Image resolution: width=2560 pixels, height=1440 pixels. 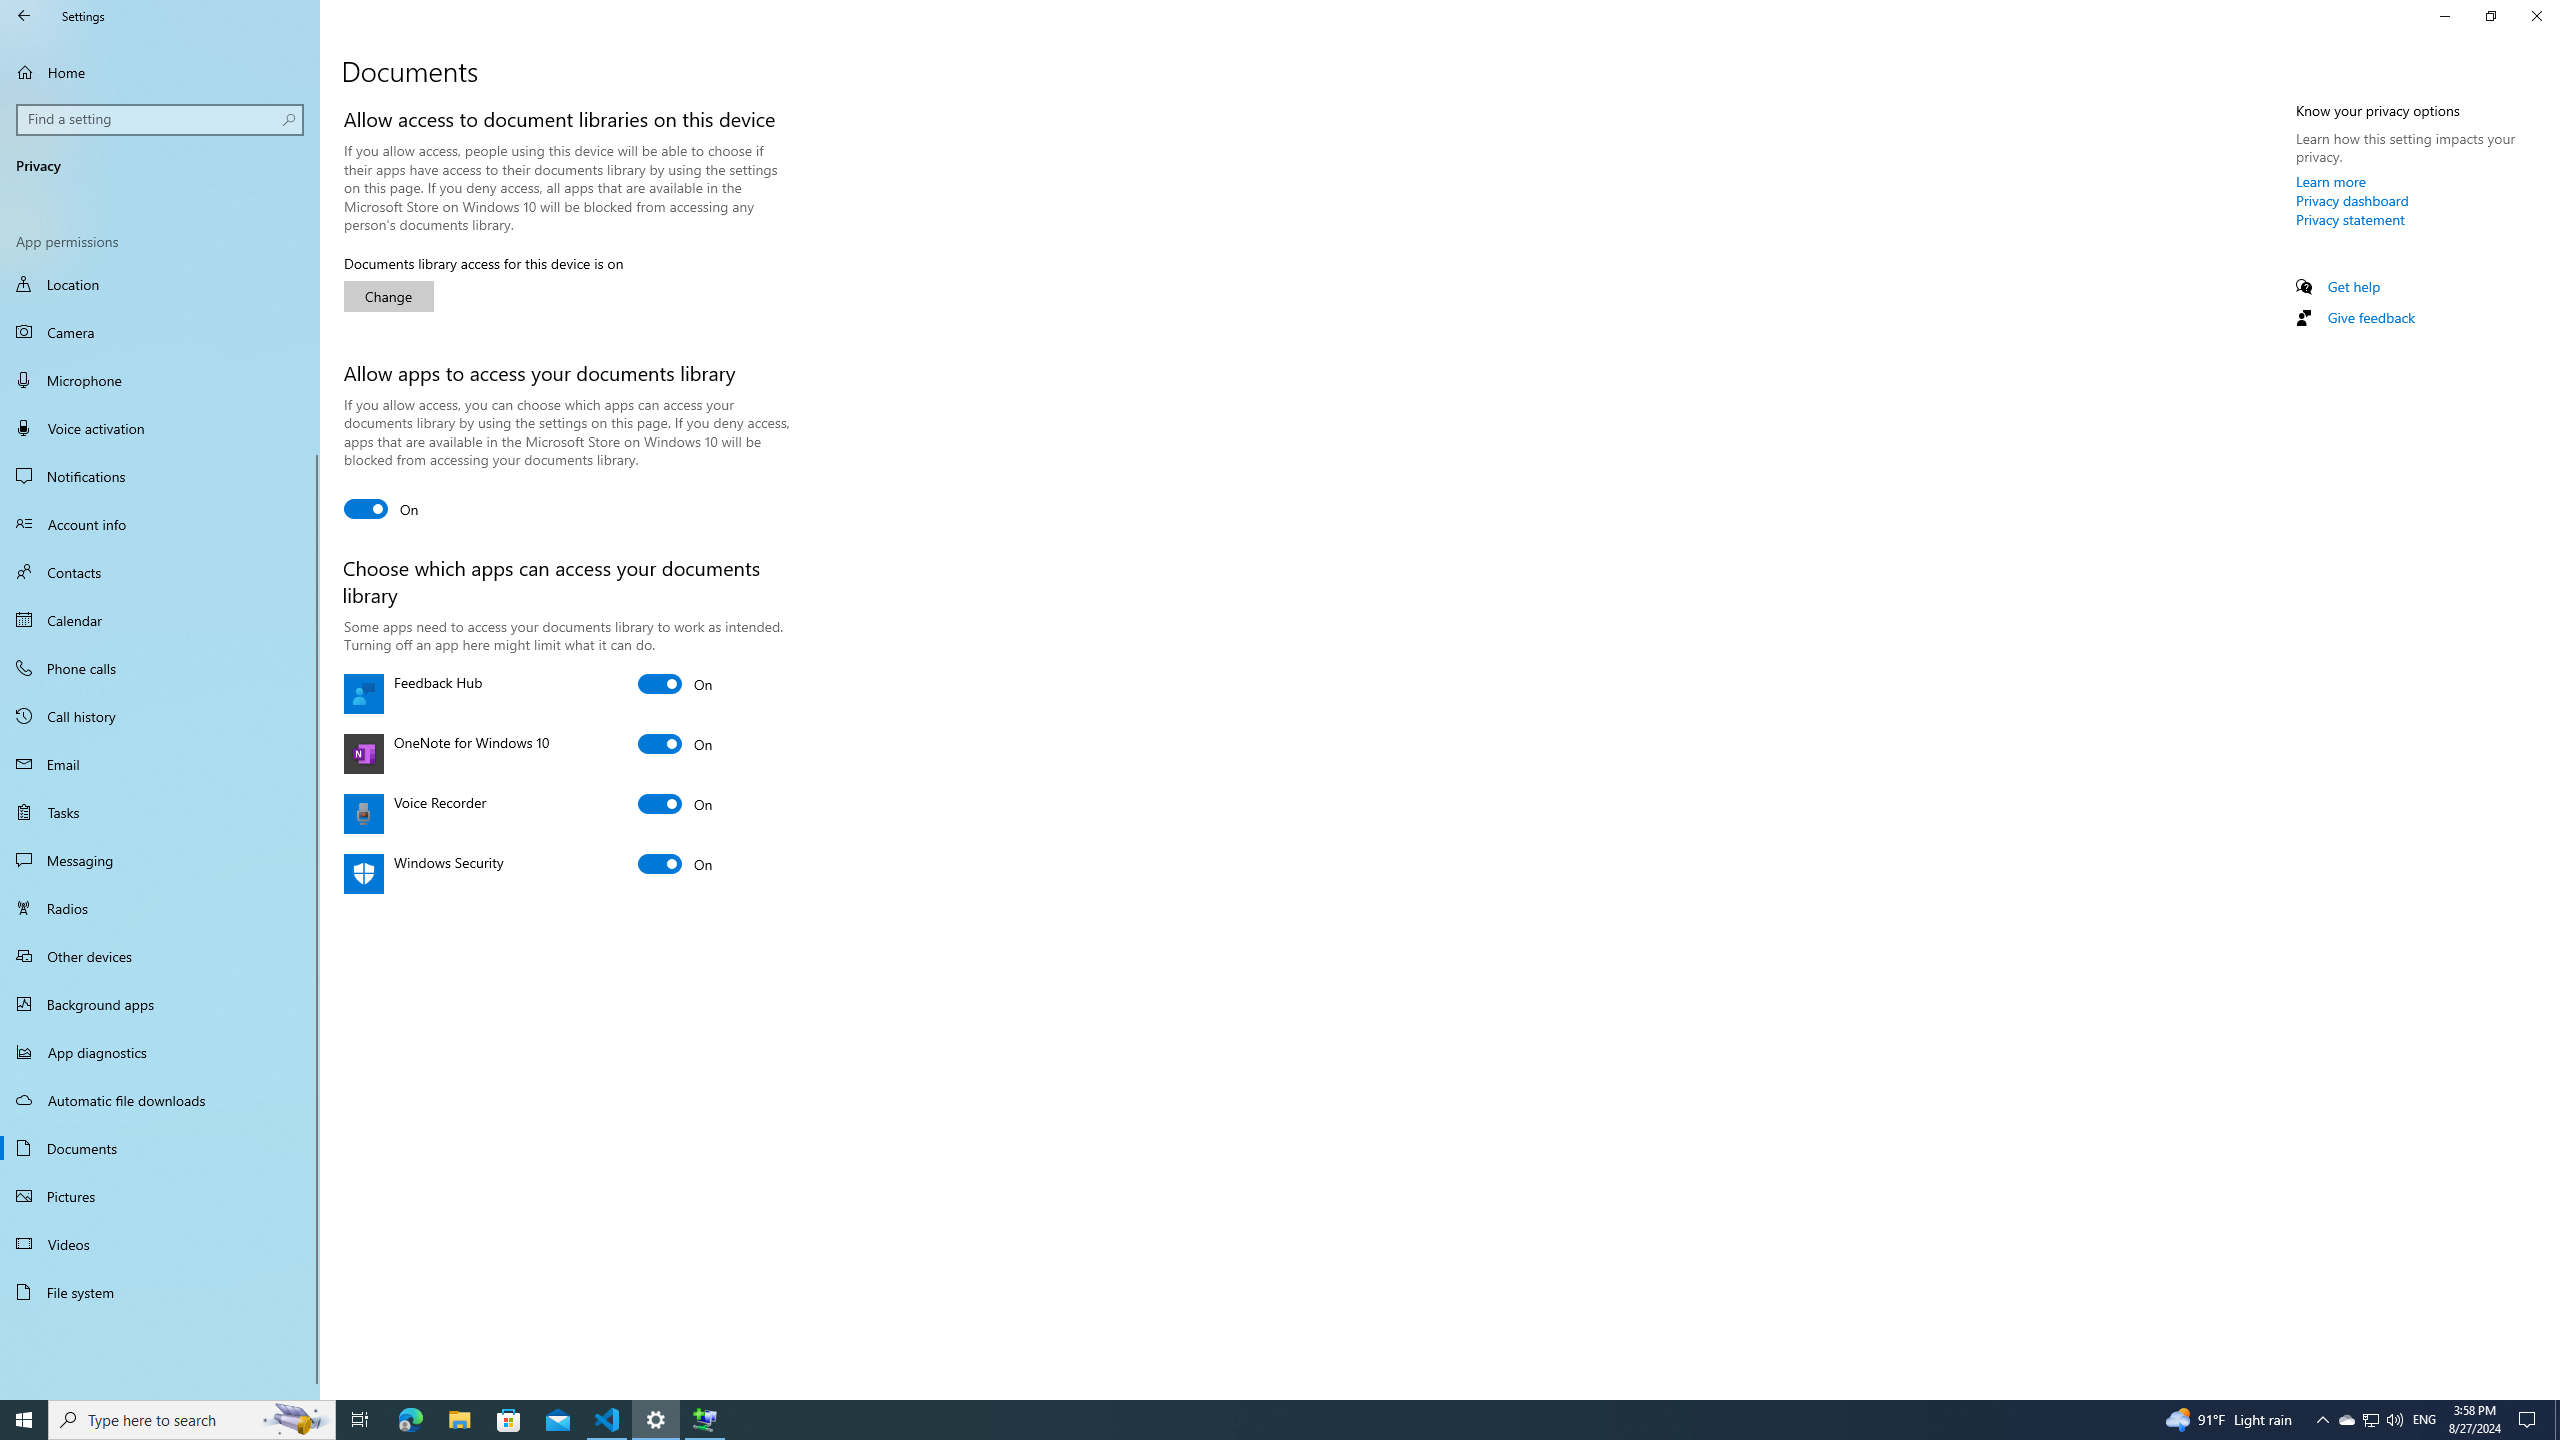 What do you see at coordinates (2352, 286) in the screenshot?
I see `'Get help'` at bounding box center [2352, 286].